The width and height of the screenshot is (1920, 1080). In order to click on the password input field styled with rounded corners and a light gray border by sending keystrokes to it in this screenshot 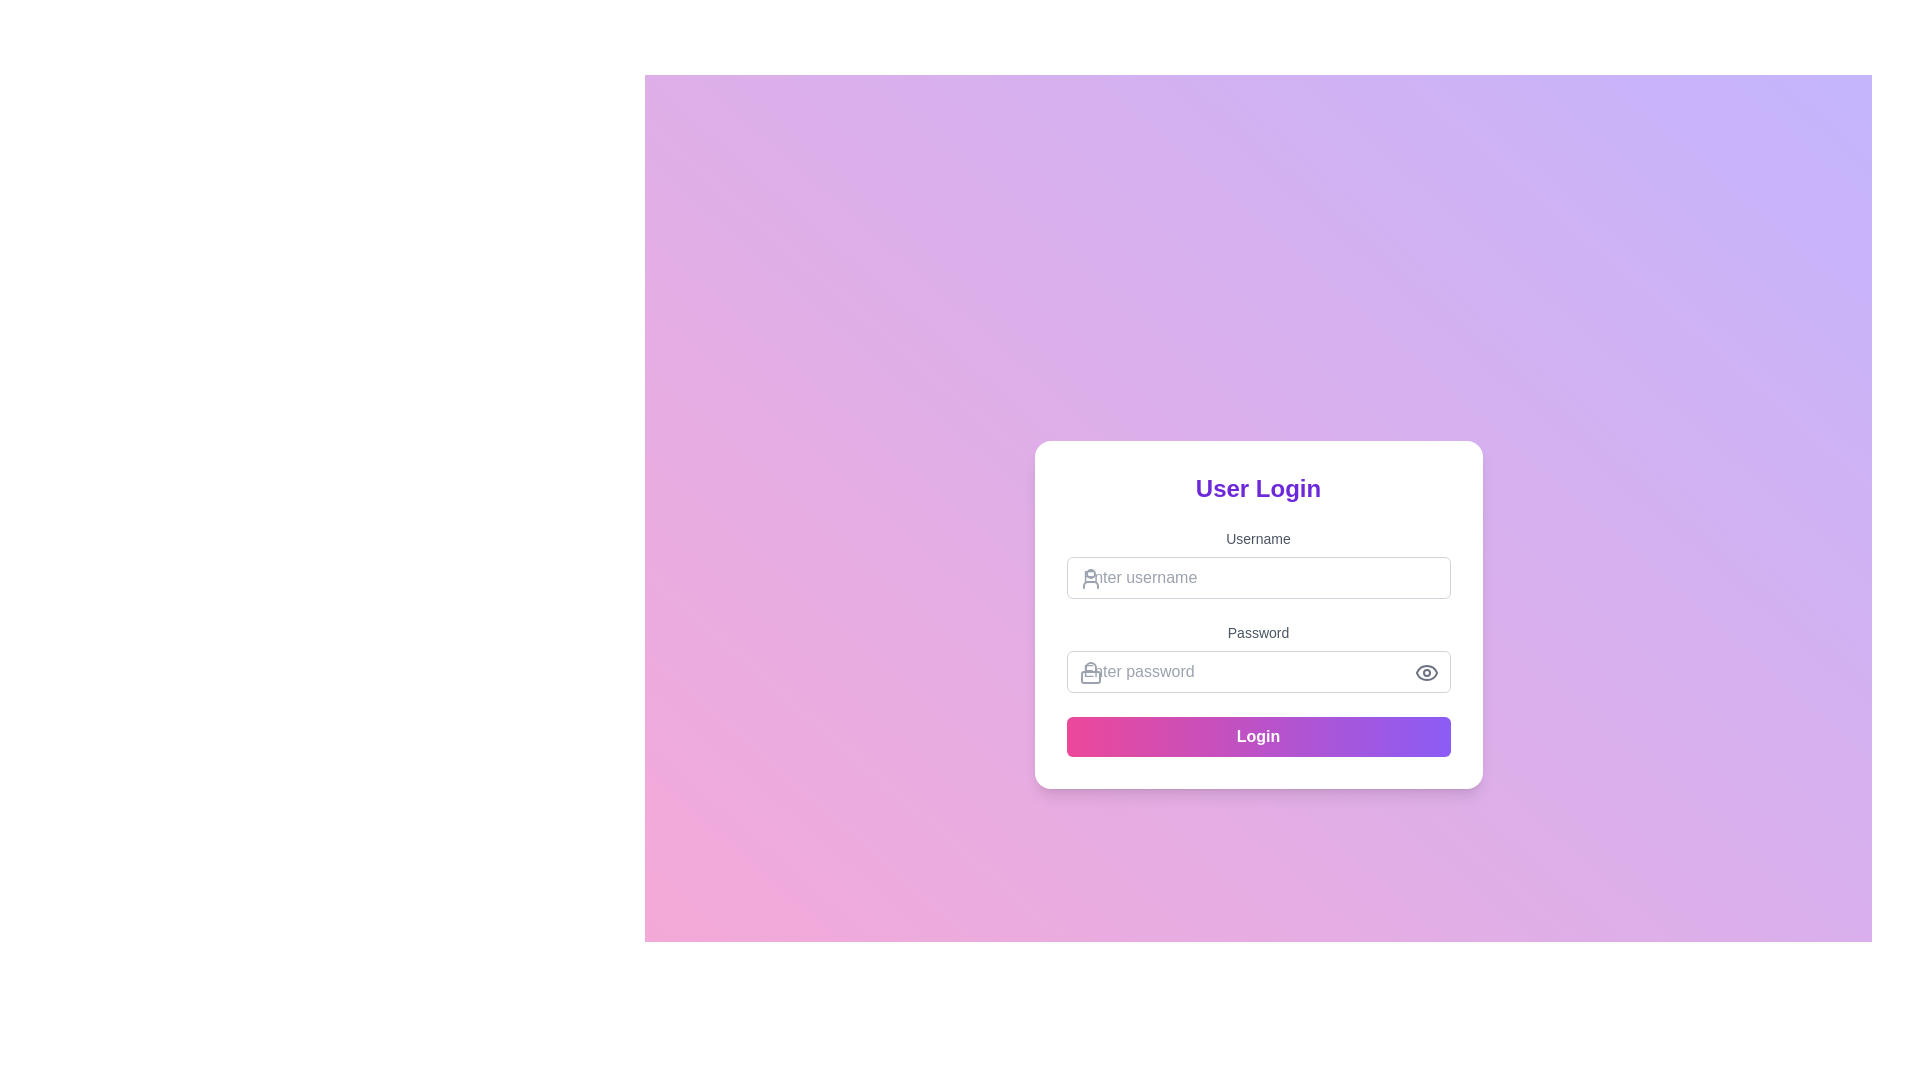, I will do `click(1257, 671)`.